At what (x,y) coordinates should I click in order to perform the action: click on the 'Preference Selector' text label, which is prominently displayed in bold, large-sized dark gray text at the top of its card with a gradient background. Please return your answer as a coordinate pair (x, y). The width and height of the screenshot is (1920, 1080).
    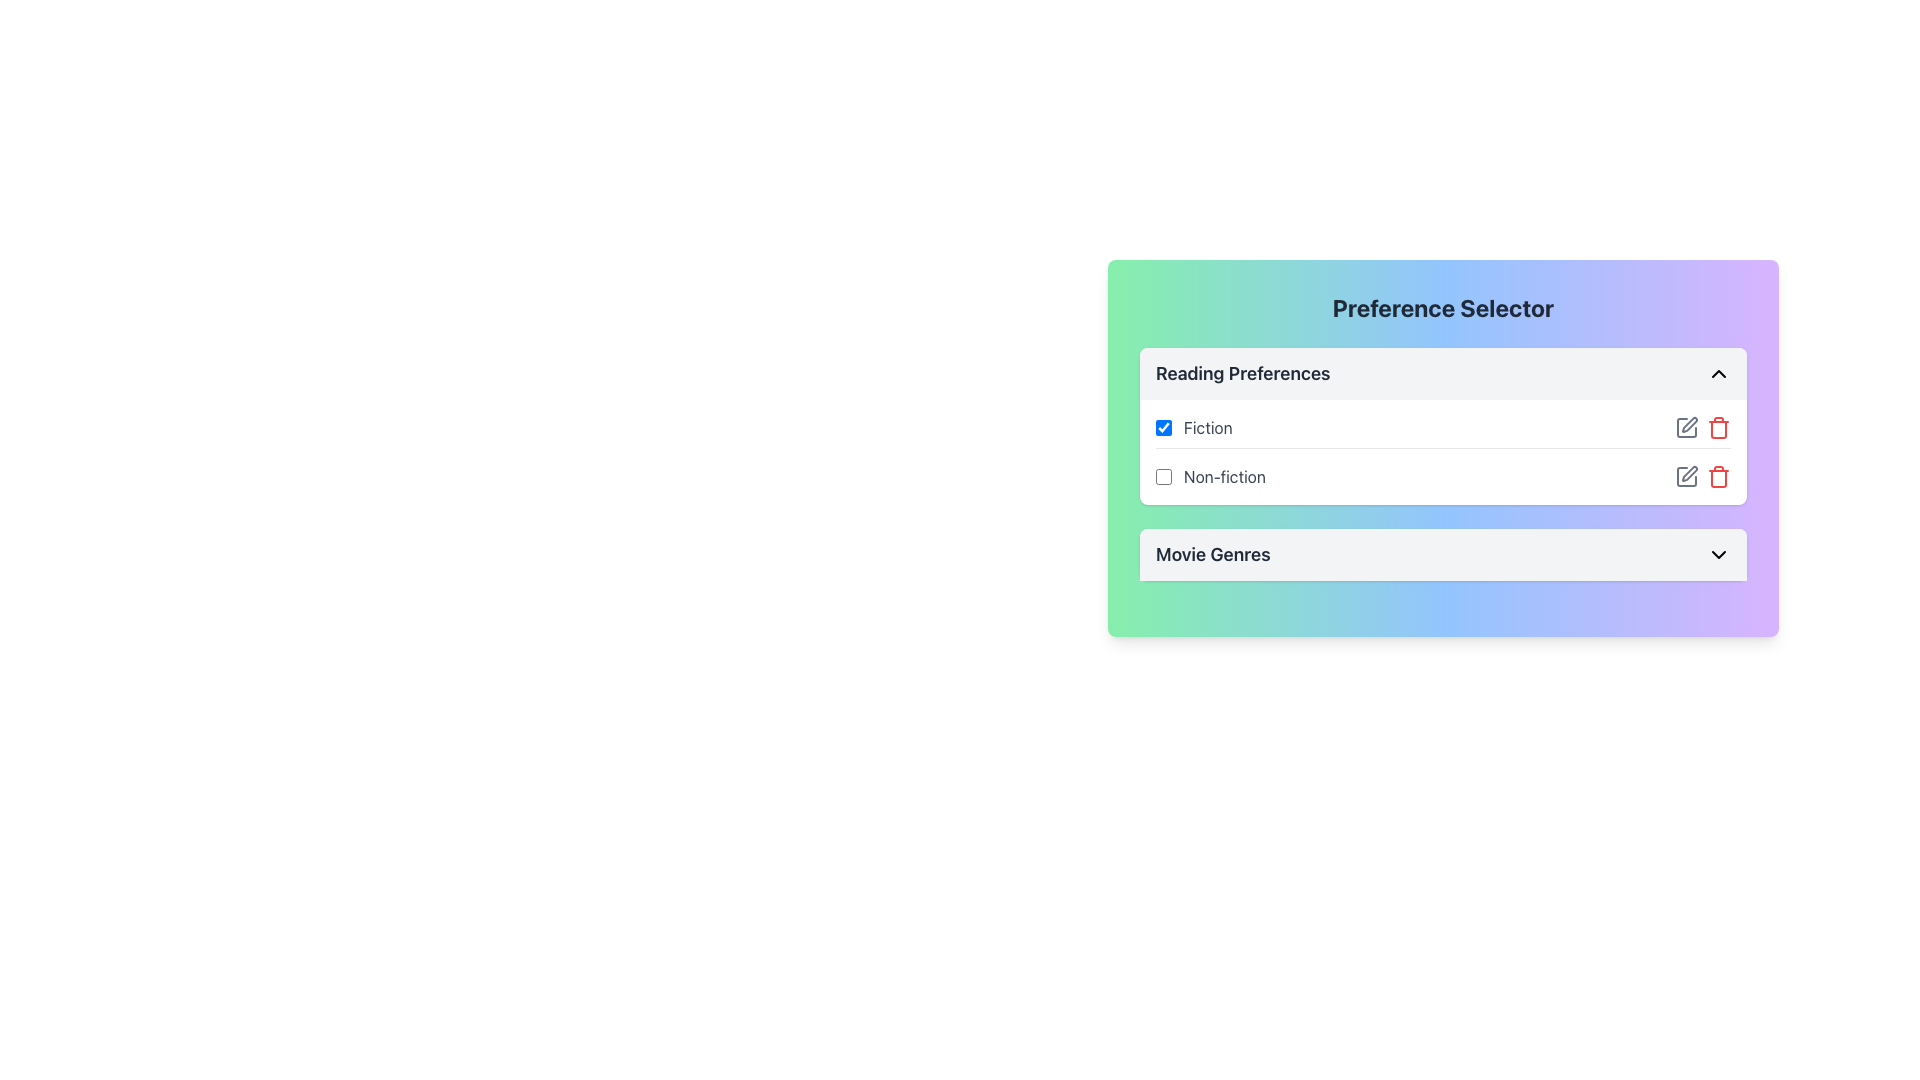
    Looking at the image, I should click on (1443, 308).